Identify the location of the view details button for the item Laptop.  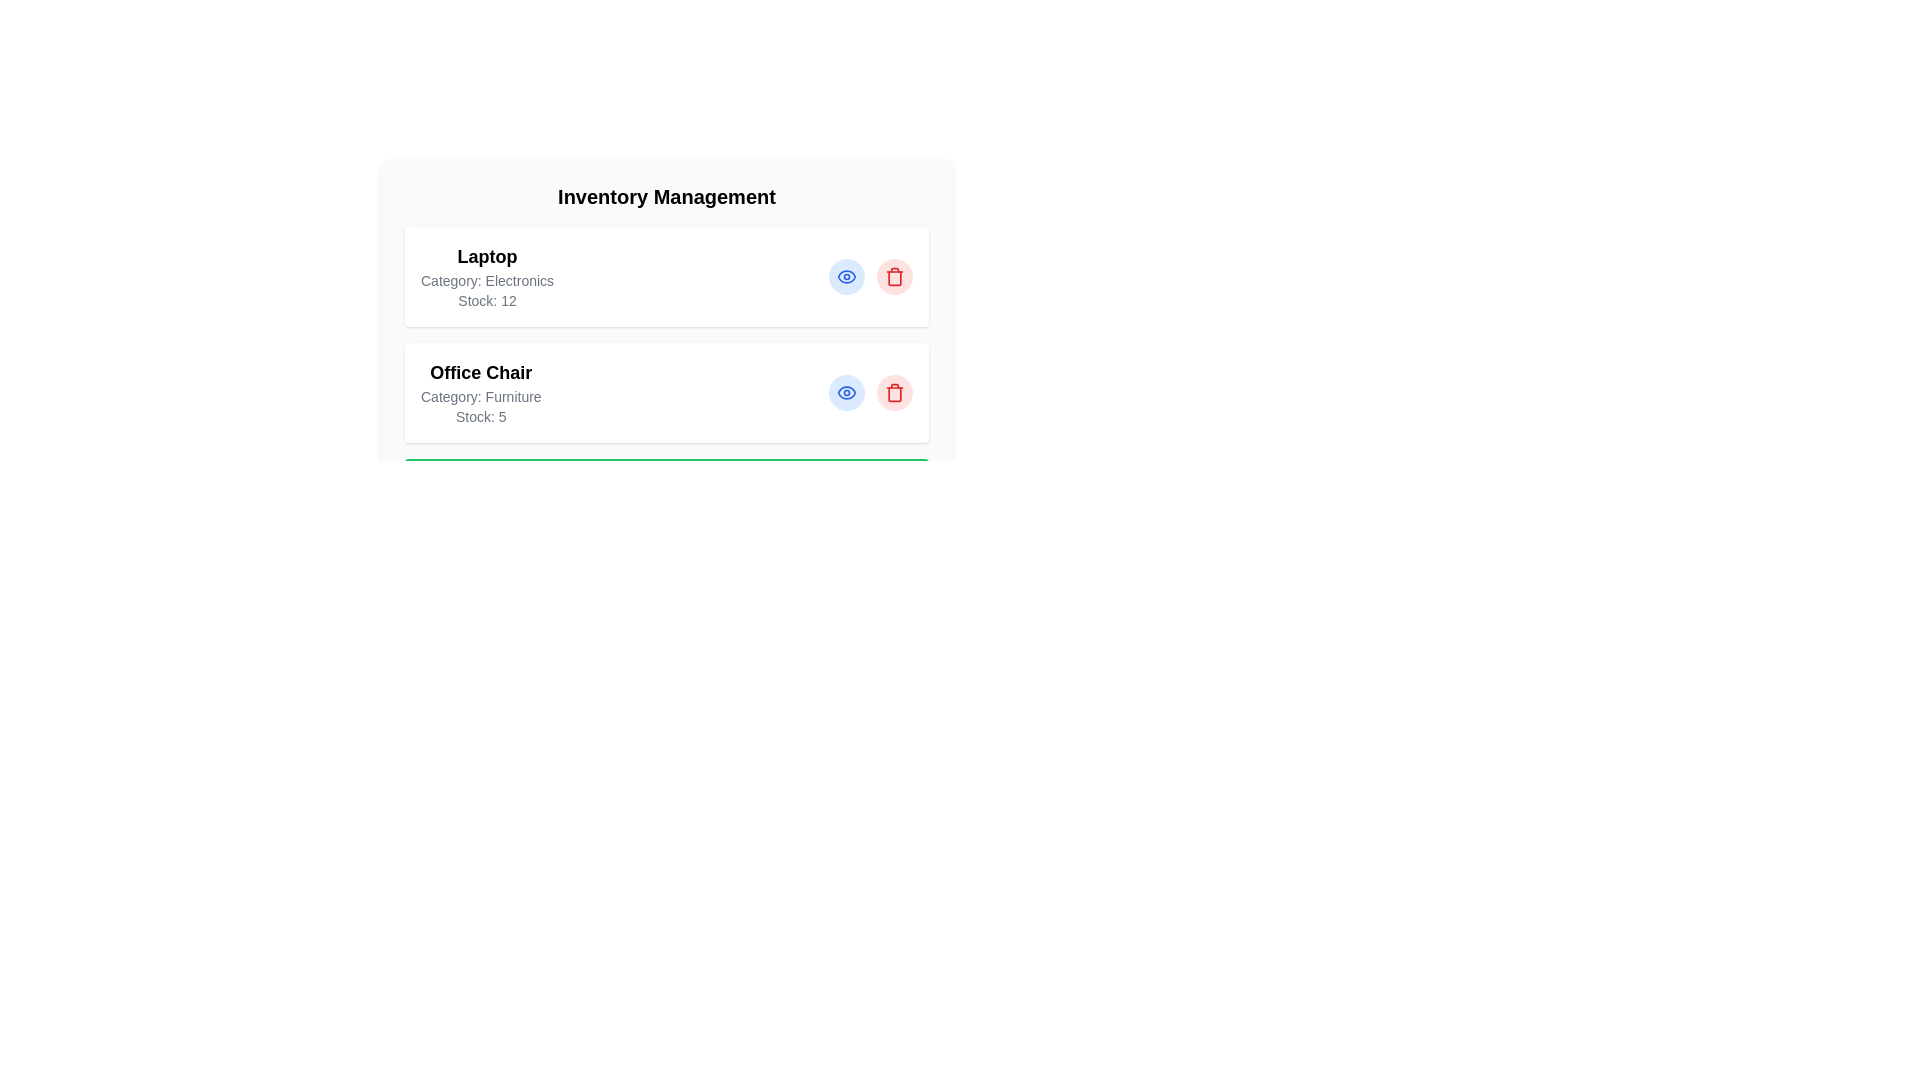
(846, 277).